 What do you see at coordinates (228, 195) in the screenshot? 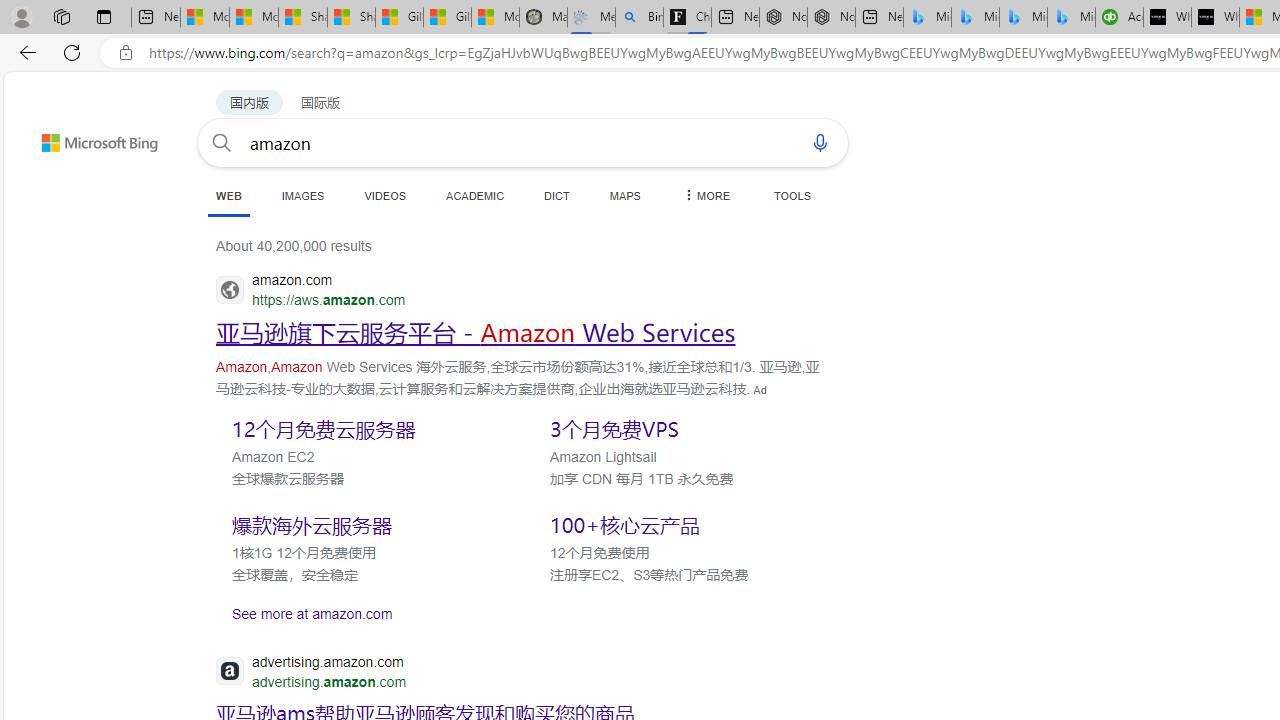
I see `'WEB'` at bounding box center [228, 195].